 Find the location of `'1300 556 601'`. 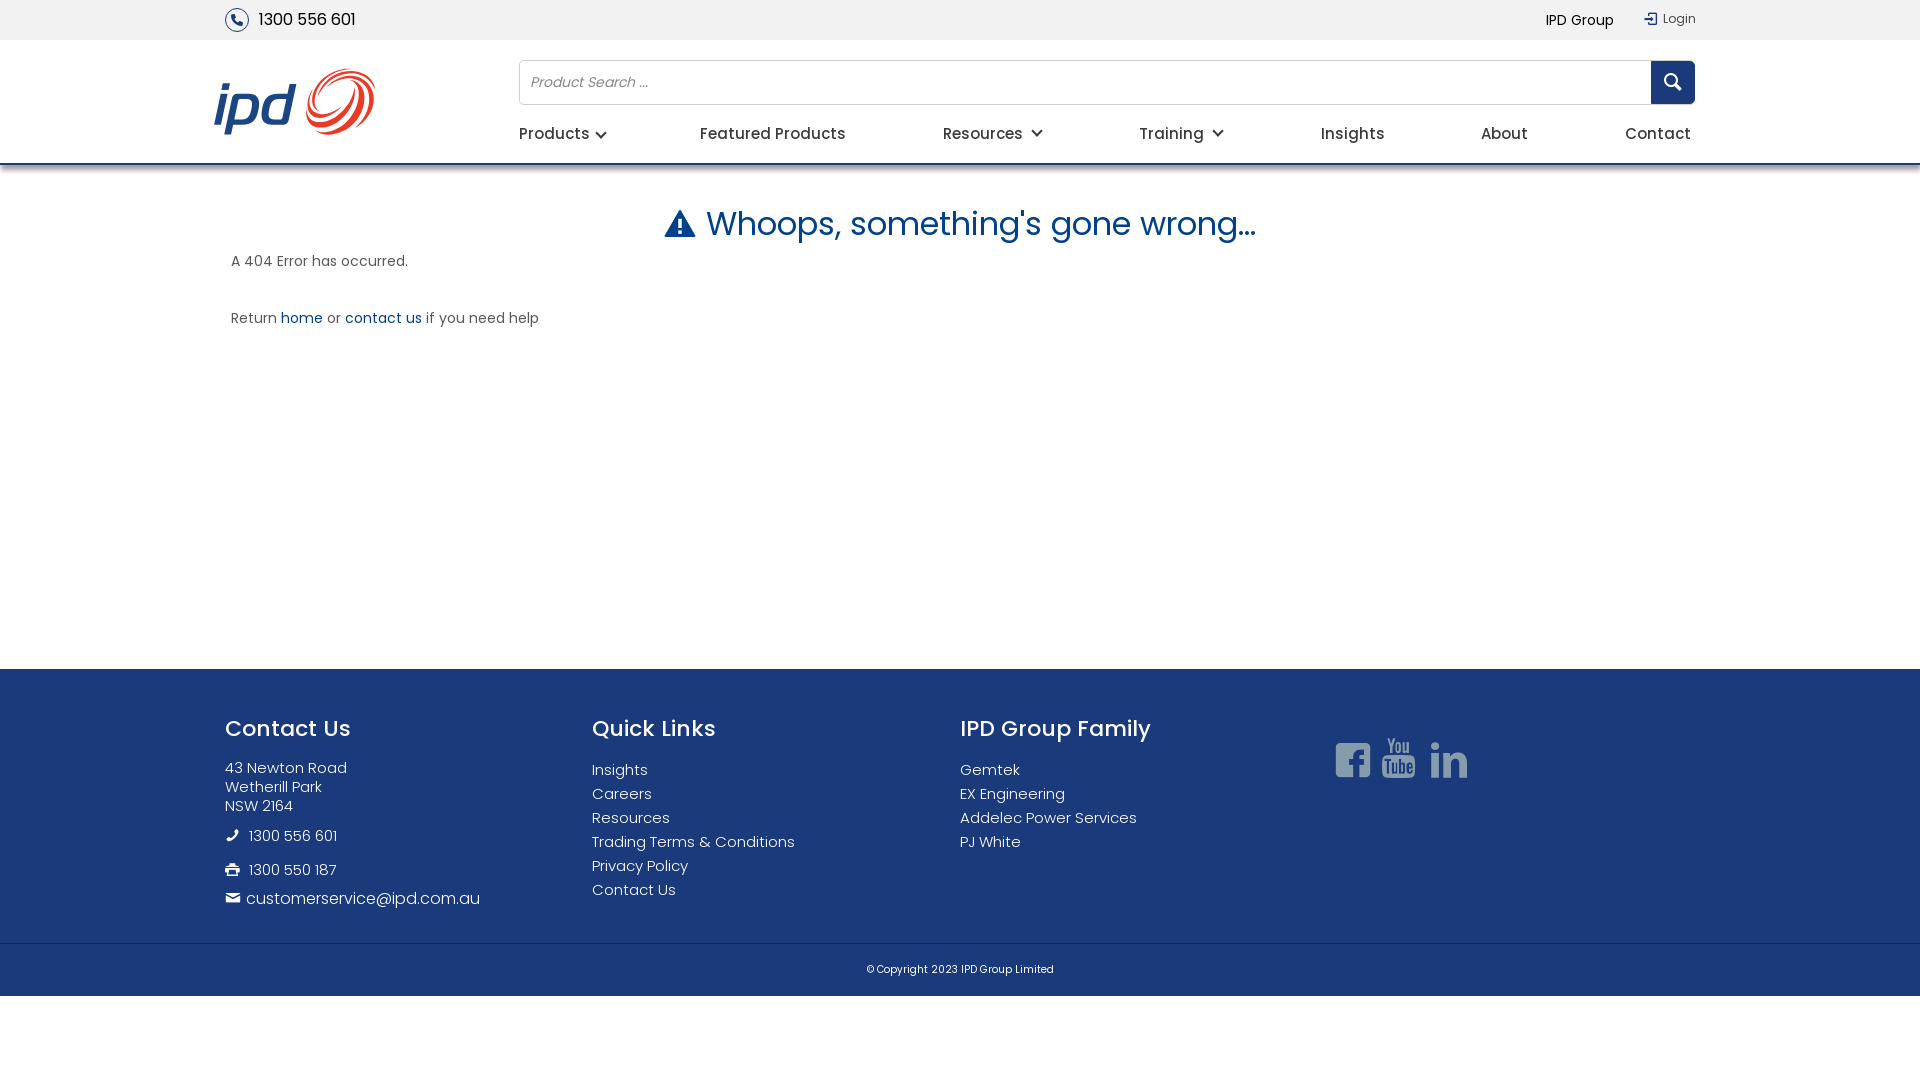

'1300 556 601' is located at coordinates (224, 19).